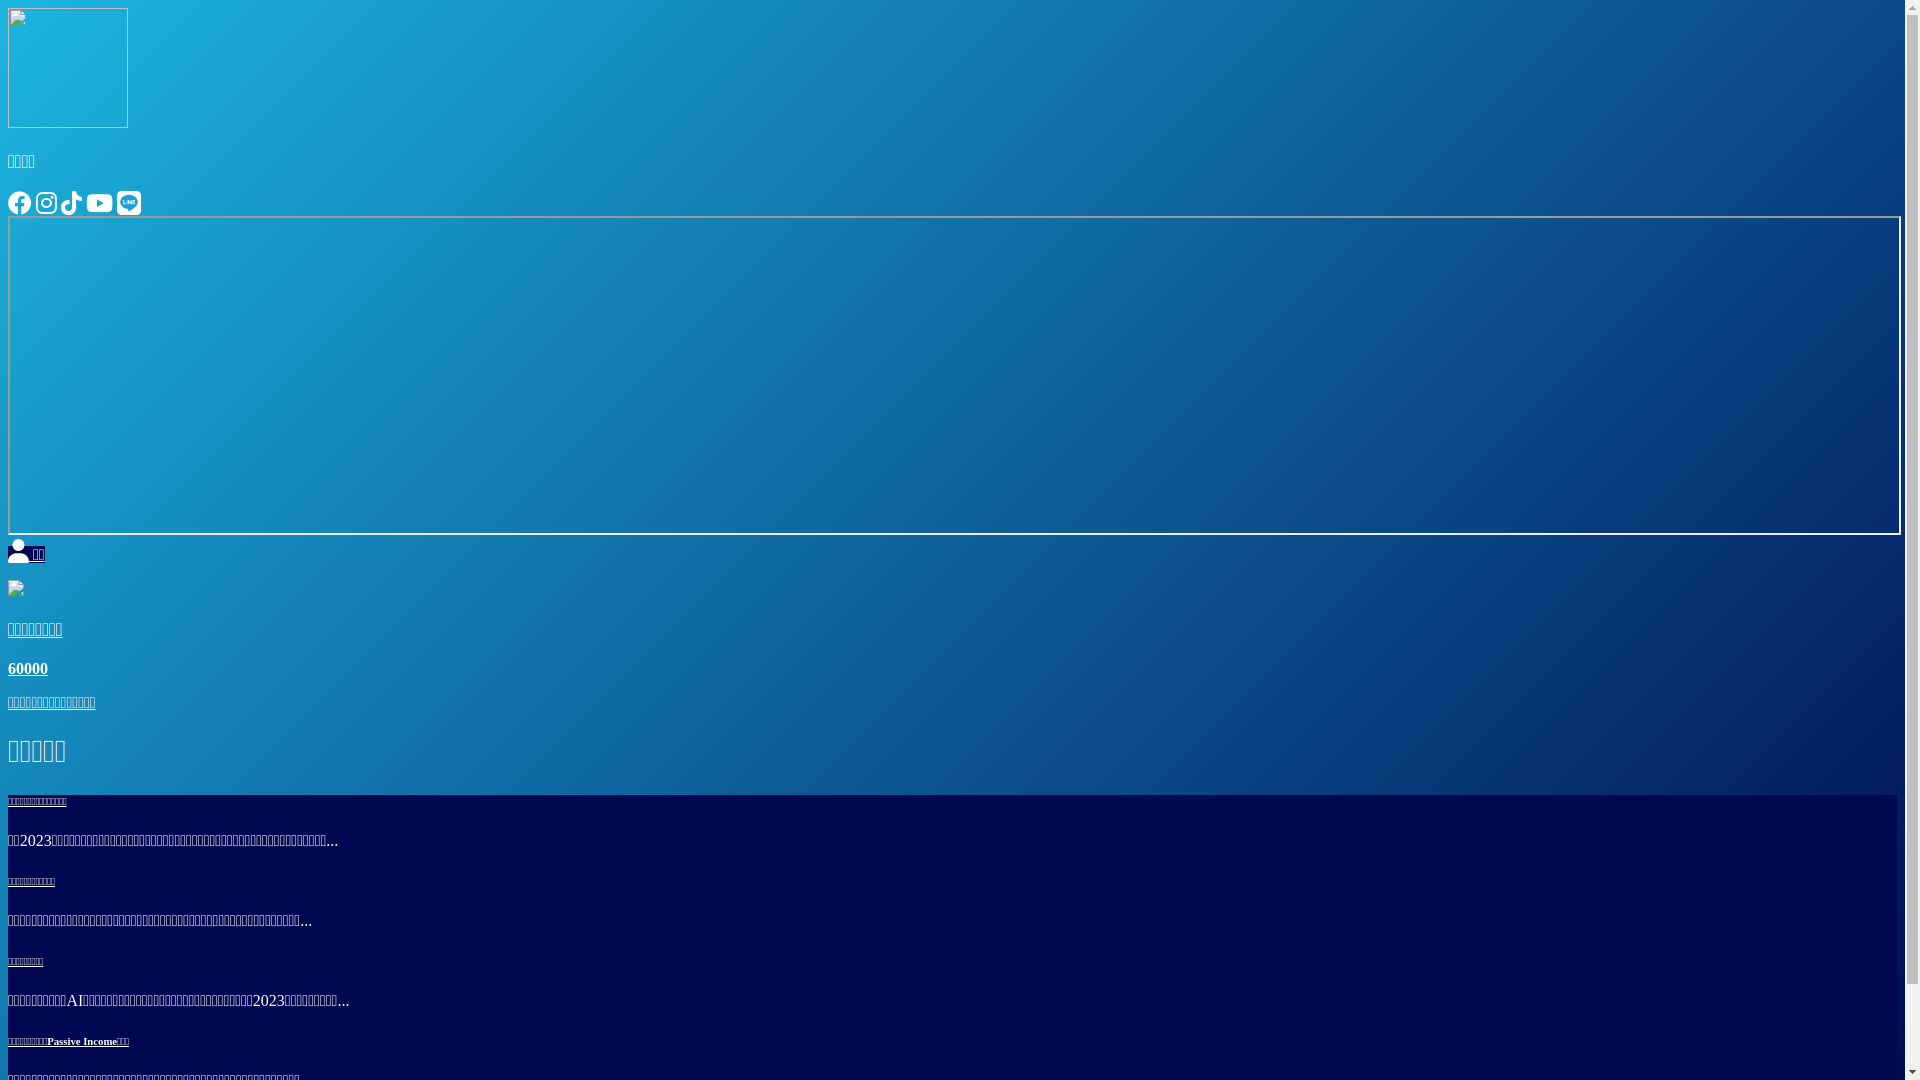 This screenshot has height=1080, width=1920. Describe the element at coordinates (71, 206) in the screenshot. I see `'Tiktok'` at that location.